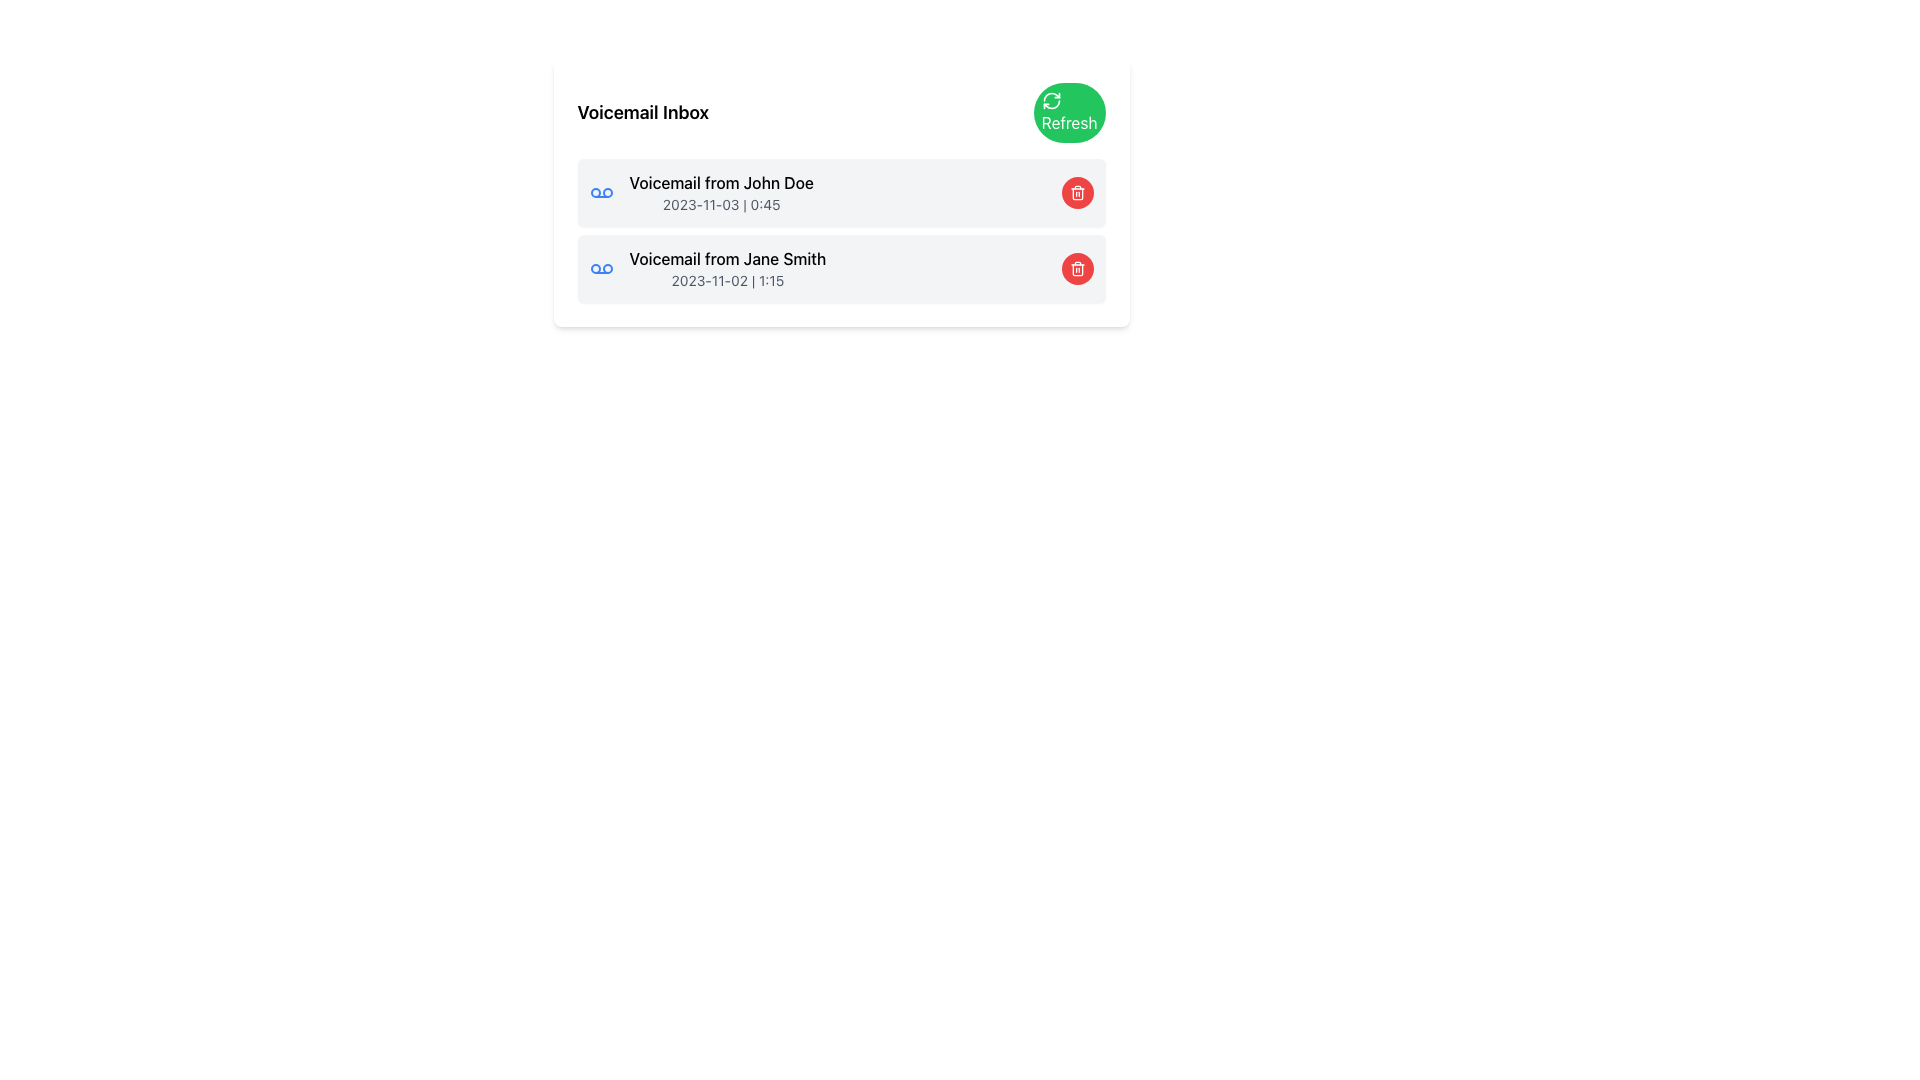 The image size is (1920, 1080). What do you see at coordinates (1050, 100) in the screenshot?
I see `the refresh icon located in the center of the green circular button labeled 'Refresh' in the top-right corner of the voicemail inbox card` at bounding box center [1050, 100].